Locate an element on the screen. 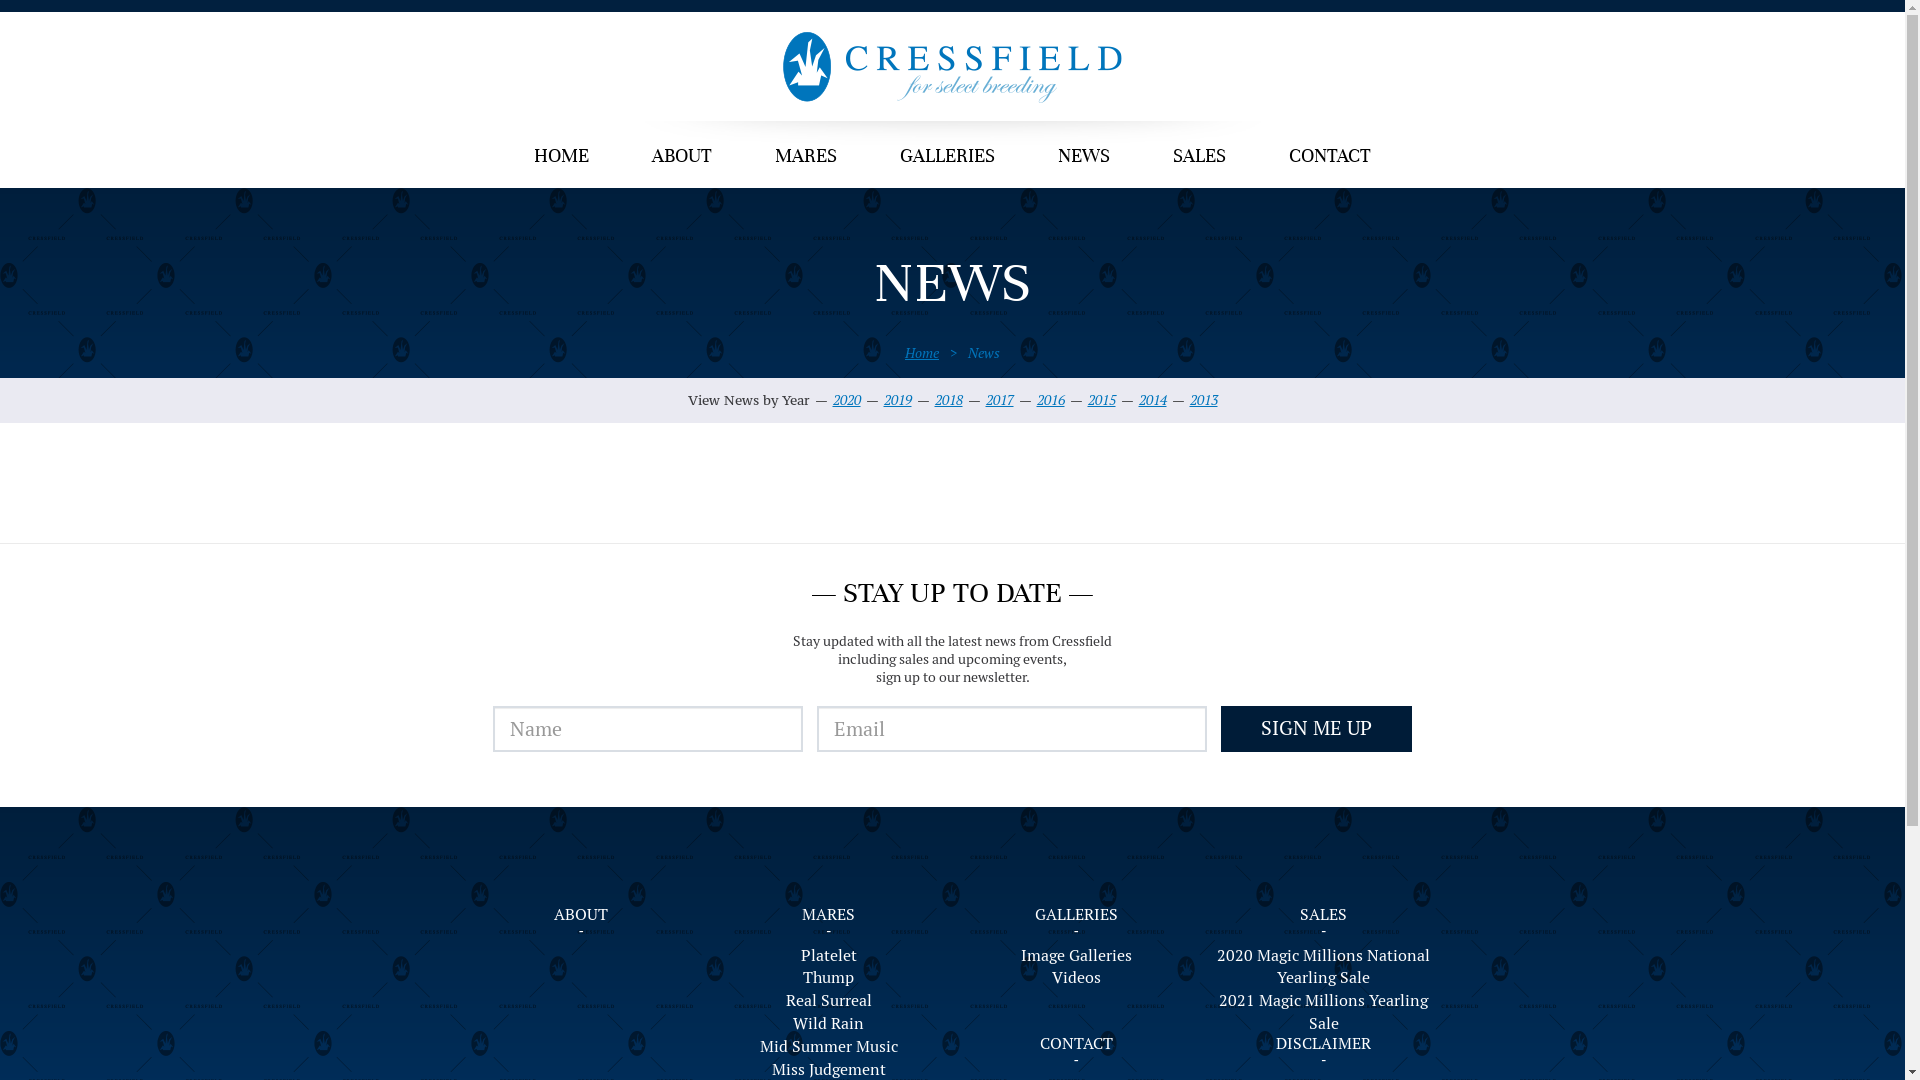 This screenshot has width=1920, height=1080. 'CONTACT' is located at coordinates (1075, 1042).